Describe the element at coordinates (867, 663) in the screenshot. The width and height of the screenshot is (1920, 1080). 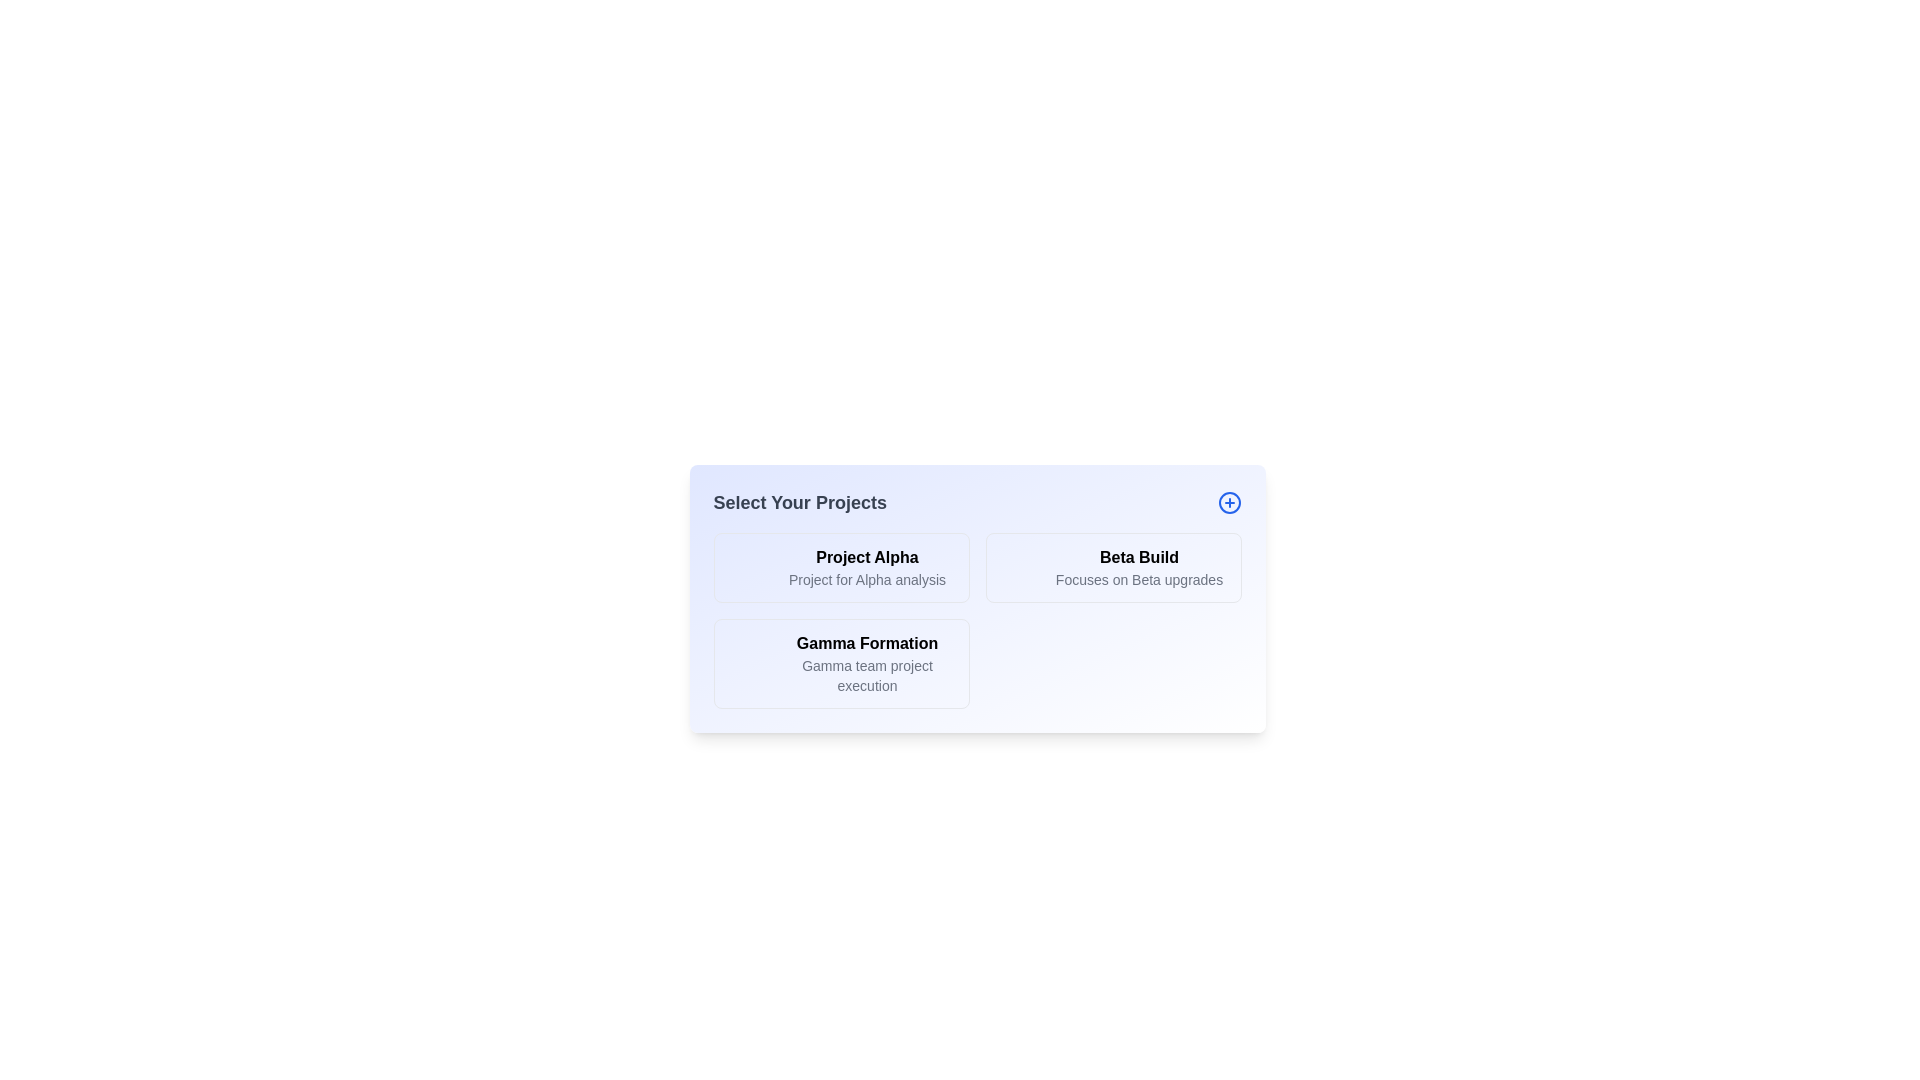
I see `the selectable project titled 'Gamma Formation'` at that location.